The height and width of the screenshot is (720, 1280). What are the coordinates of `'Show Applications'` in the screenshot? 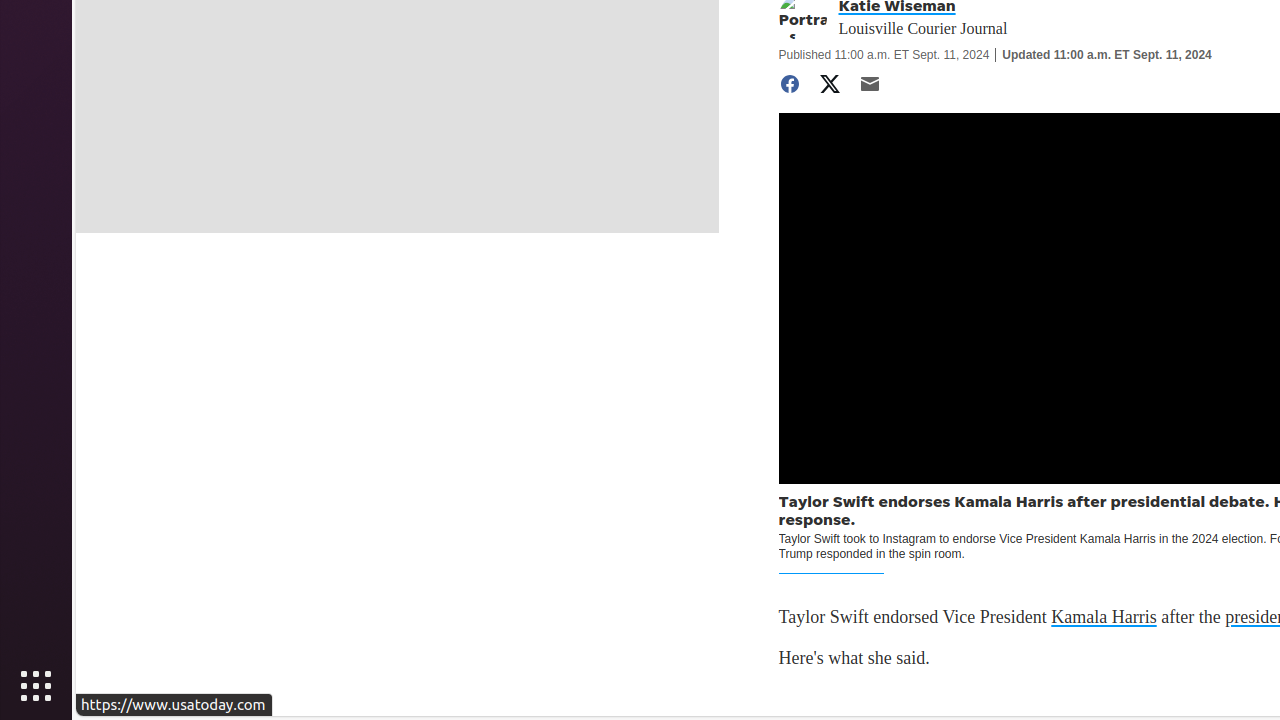 It's located at (35, 685).